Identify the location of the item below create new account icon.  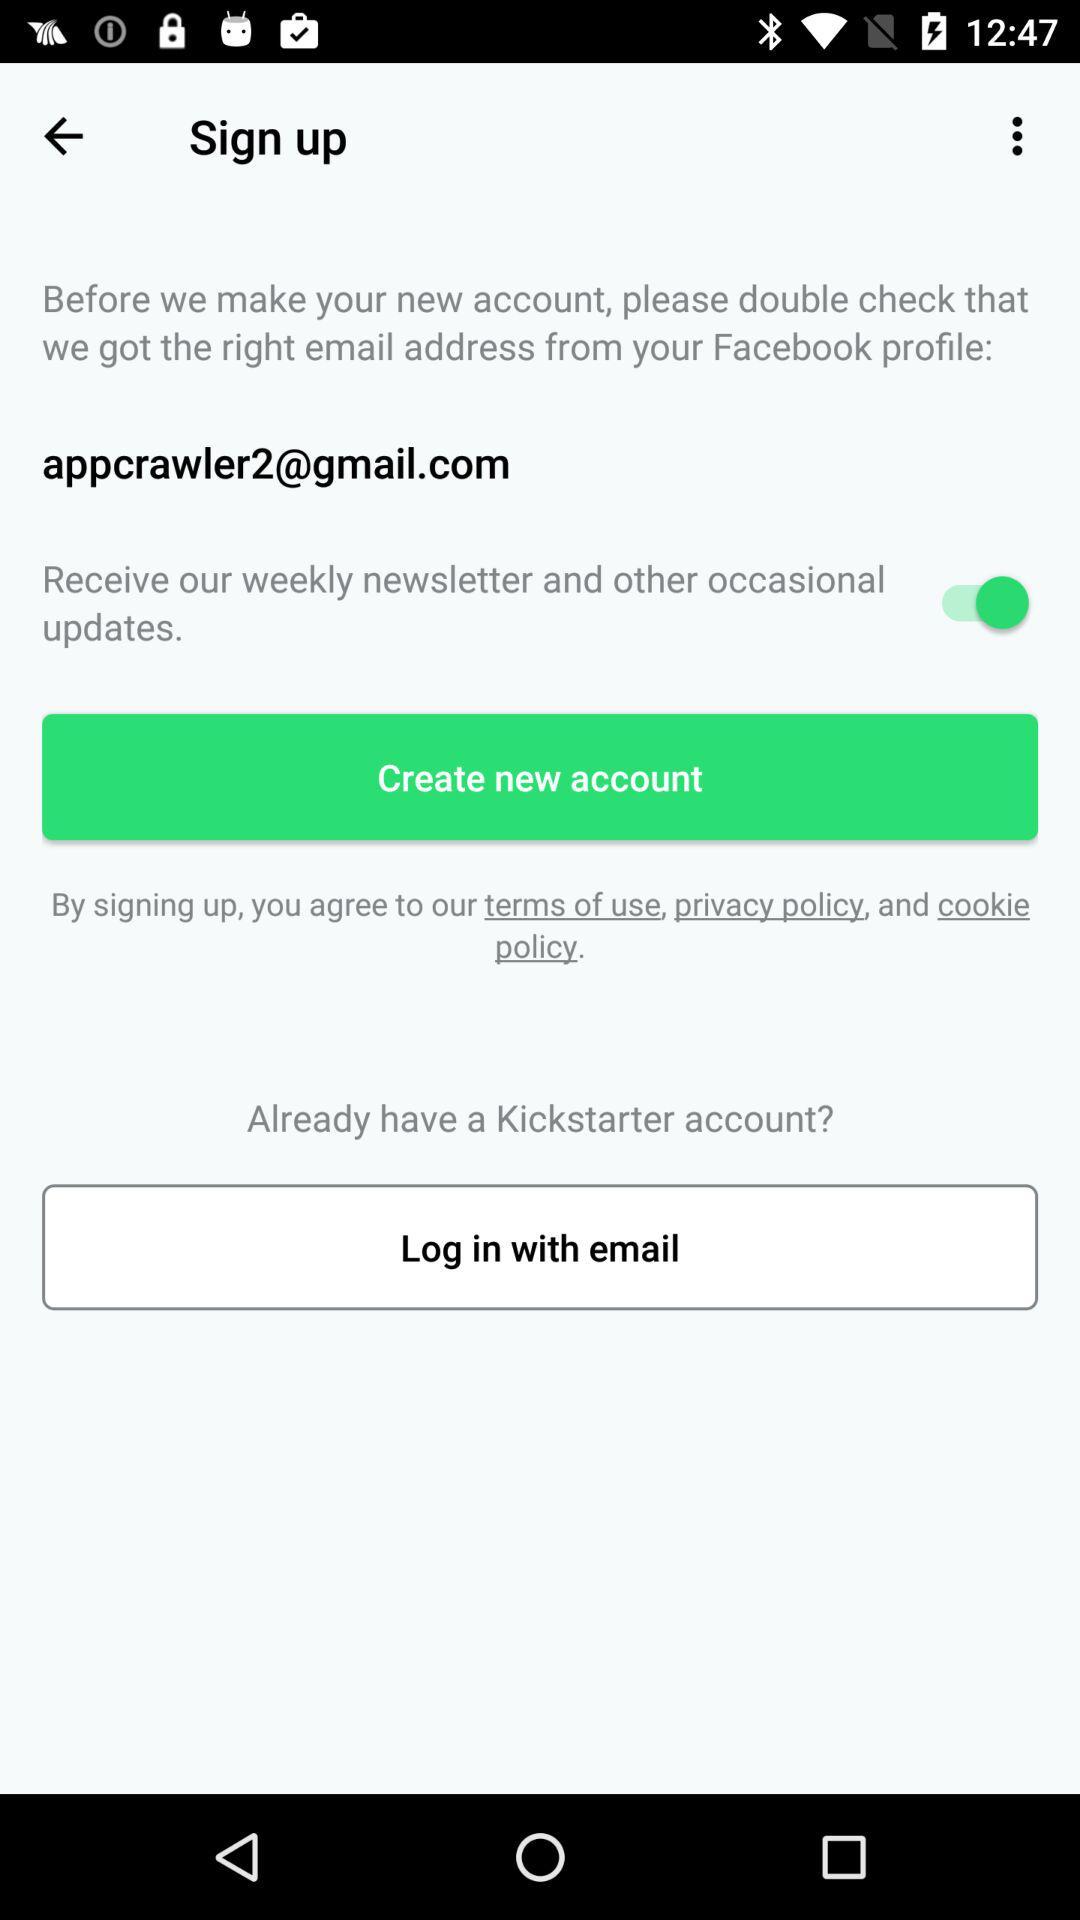
(540, 923).